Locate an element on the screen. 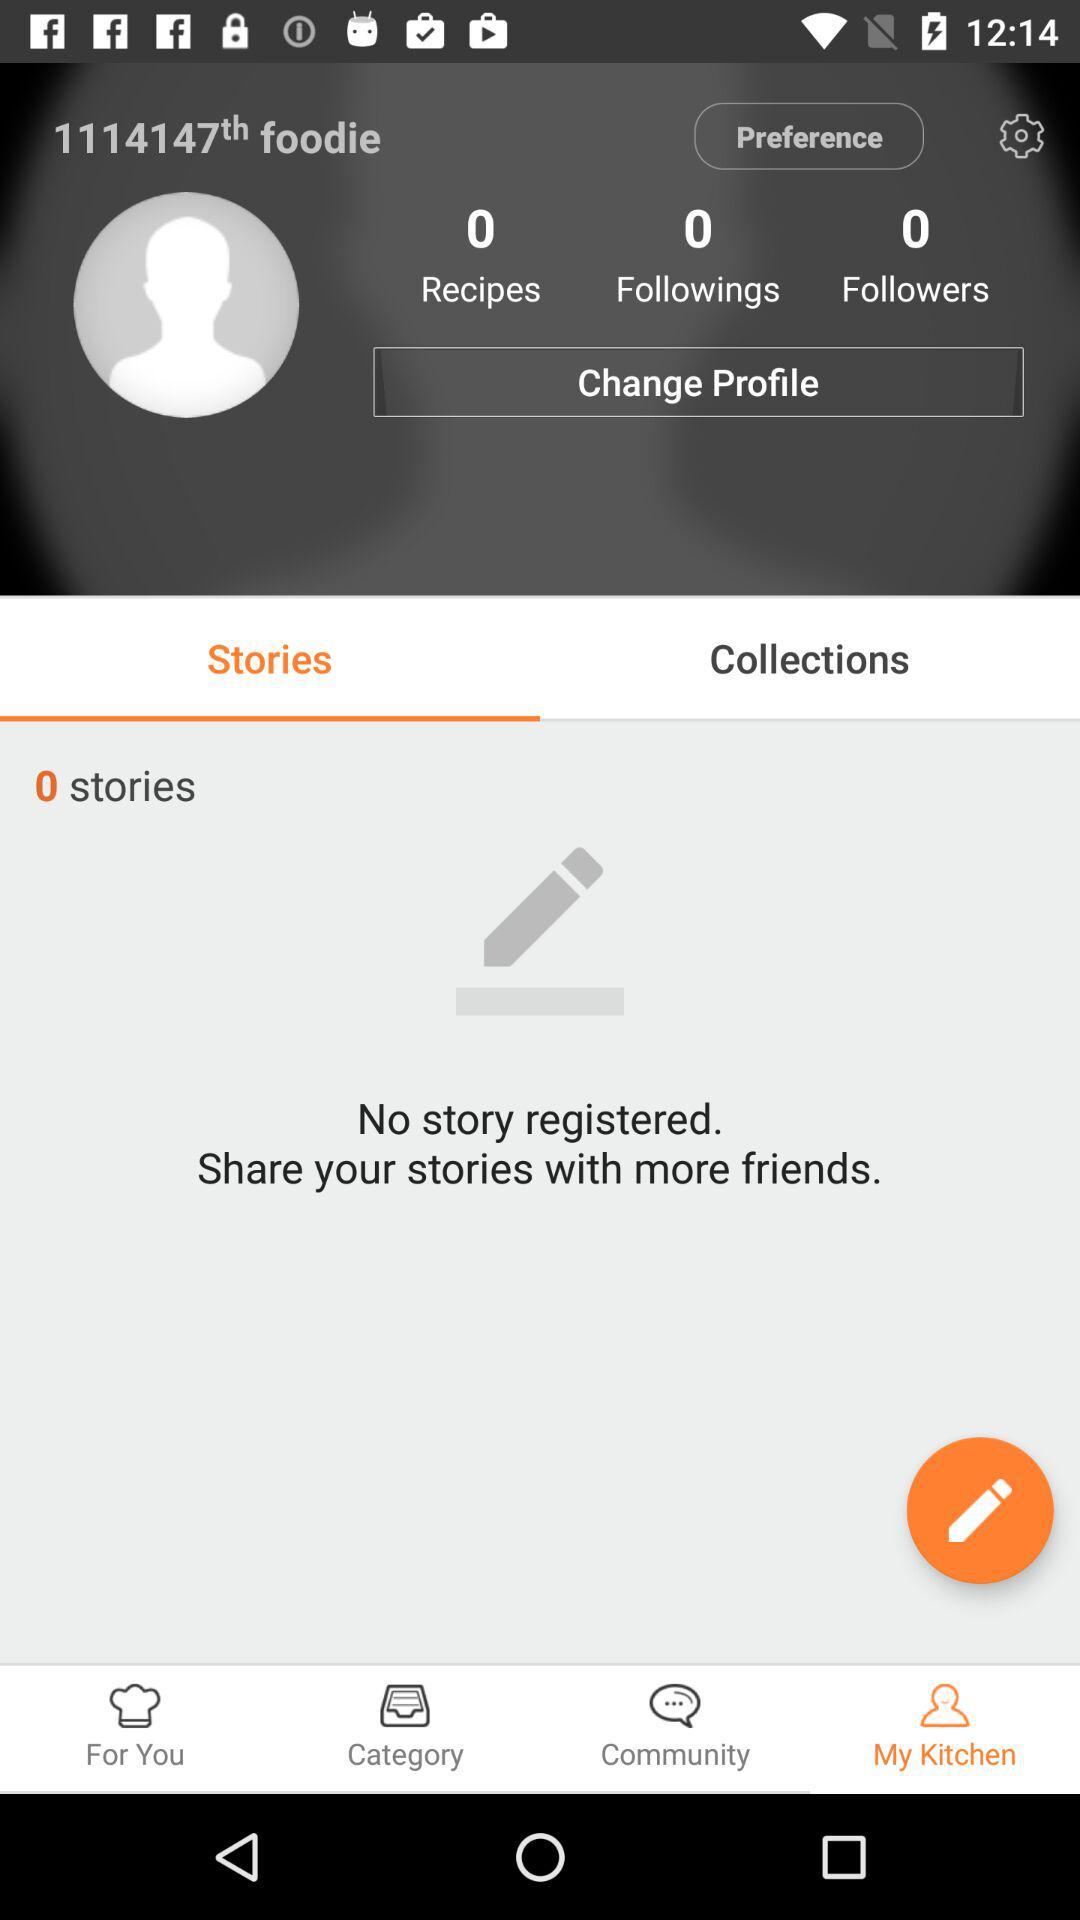 The image size is (1080, 1920). settings is located at coordinates (1021, 135).